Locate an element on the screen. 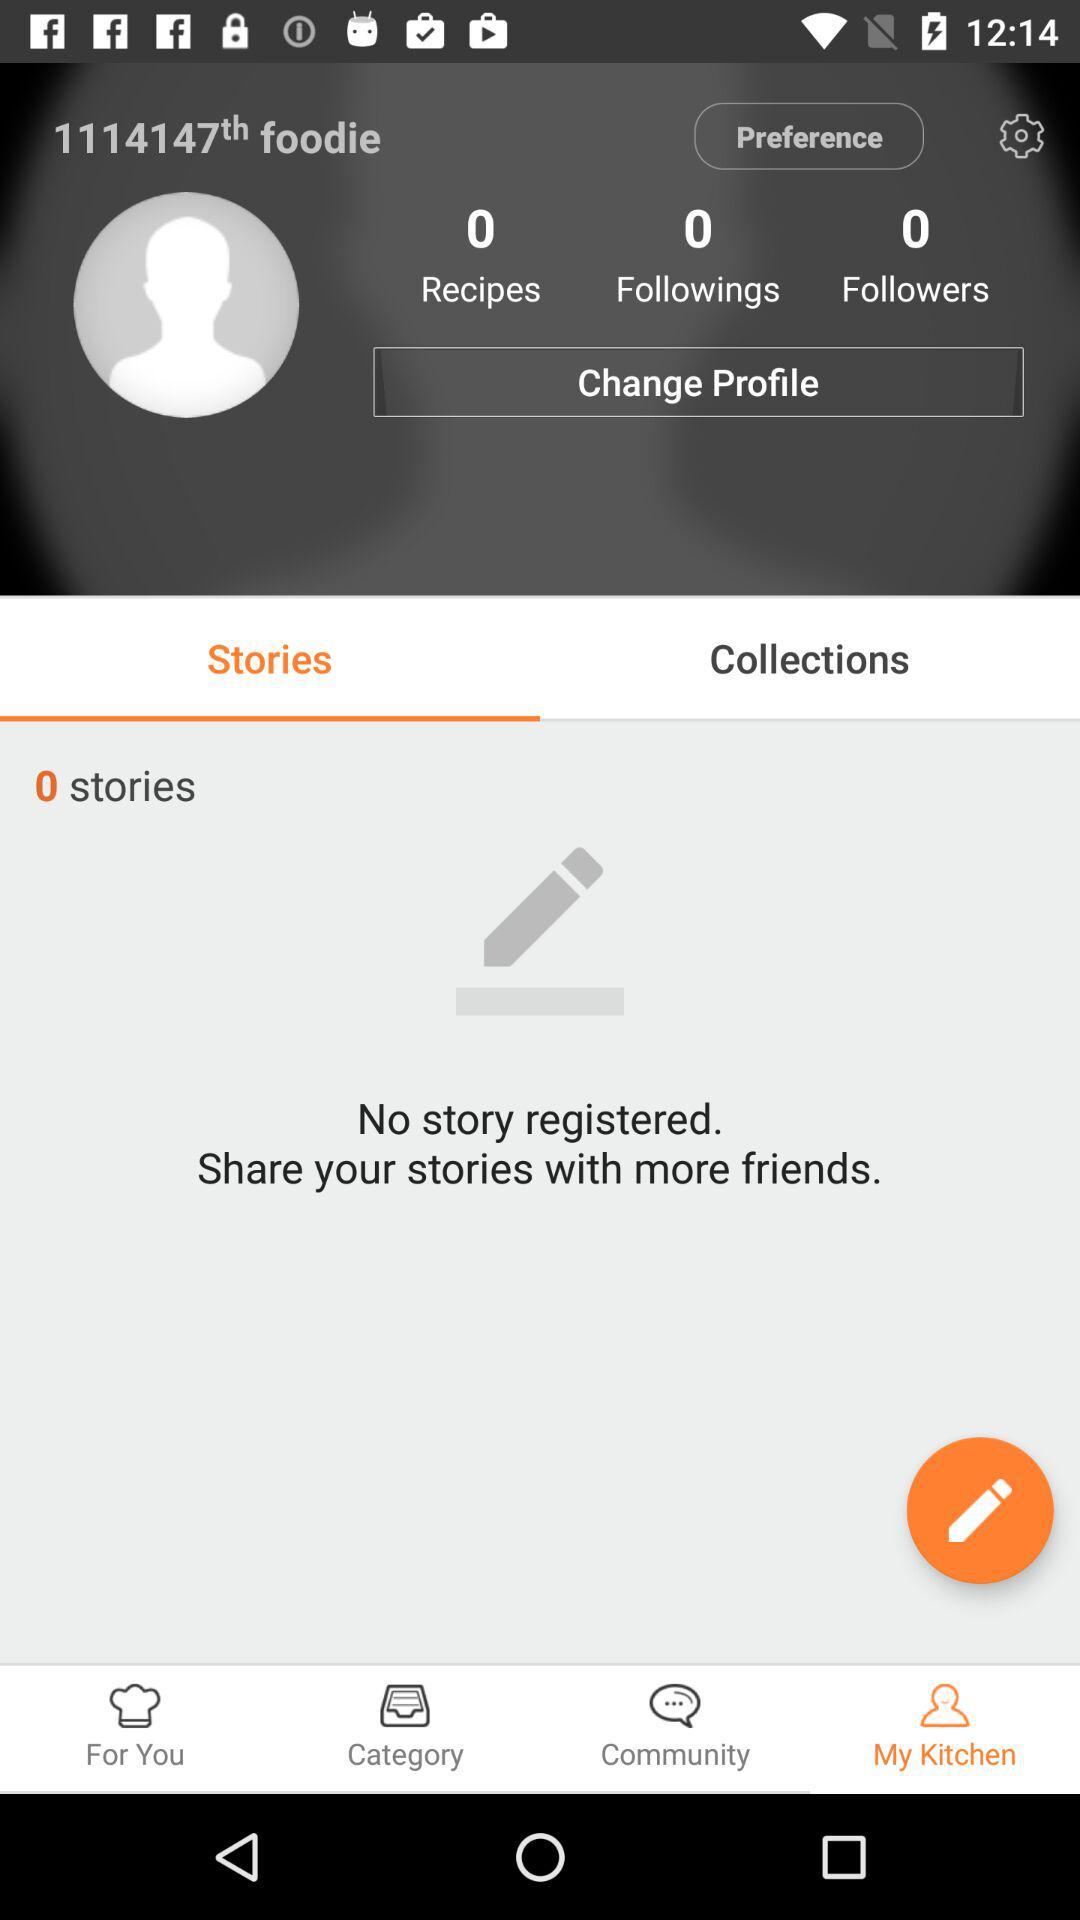 The image size is (1080, 1920). settings is located at coordinates (1021, 135).